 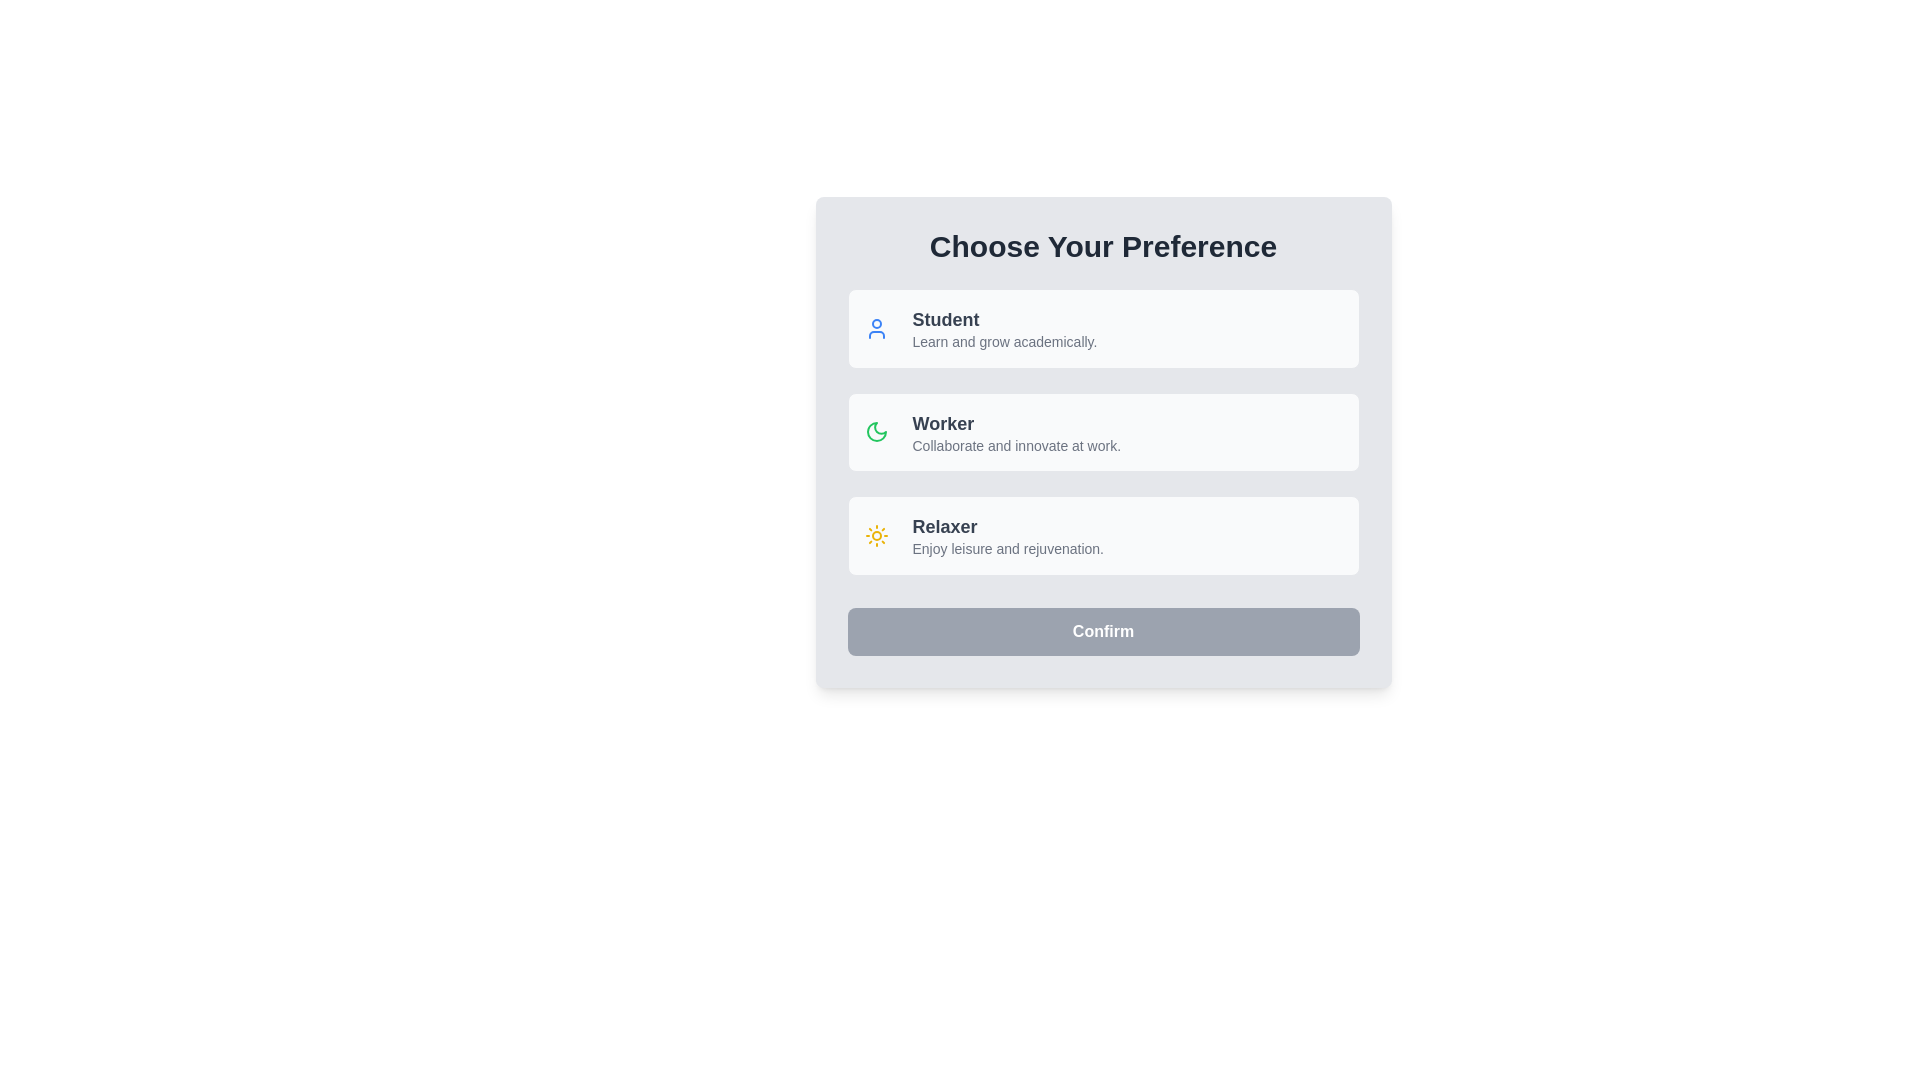 What do you see at coordinates (992, 431) in the screenshot?
I see `the 'Worker' label with accompanying icon and description text, which is part of the second option in the vertical list under 'Choose Your Preference'` at bounding box center [992, 431].